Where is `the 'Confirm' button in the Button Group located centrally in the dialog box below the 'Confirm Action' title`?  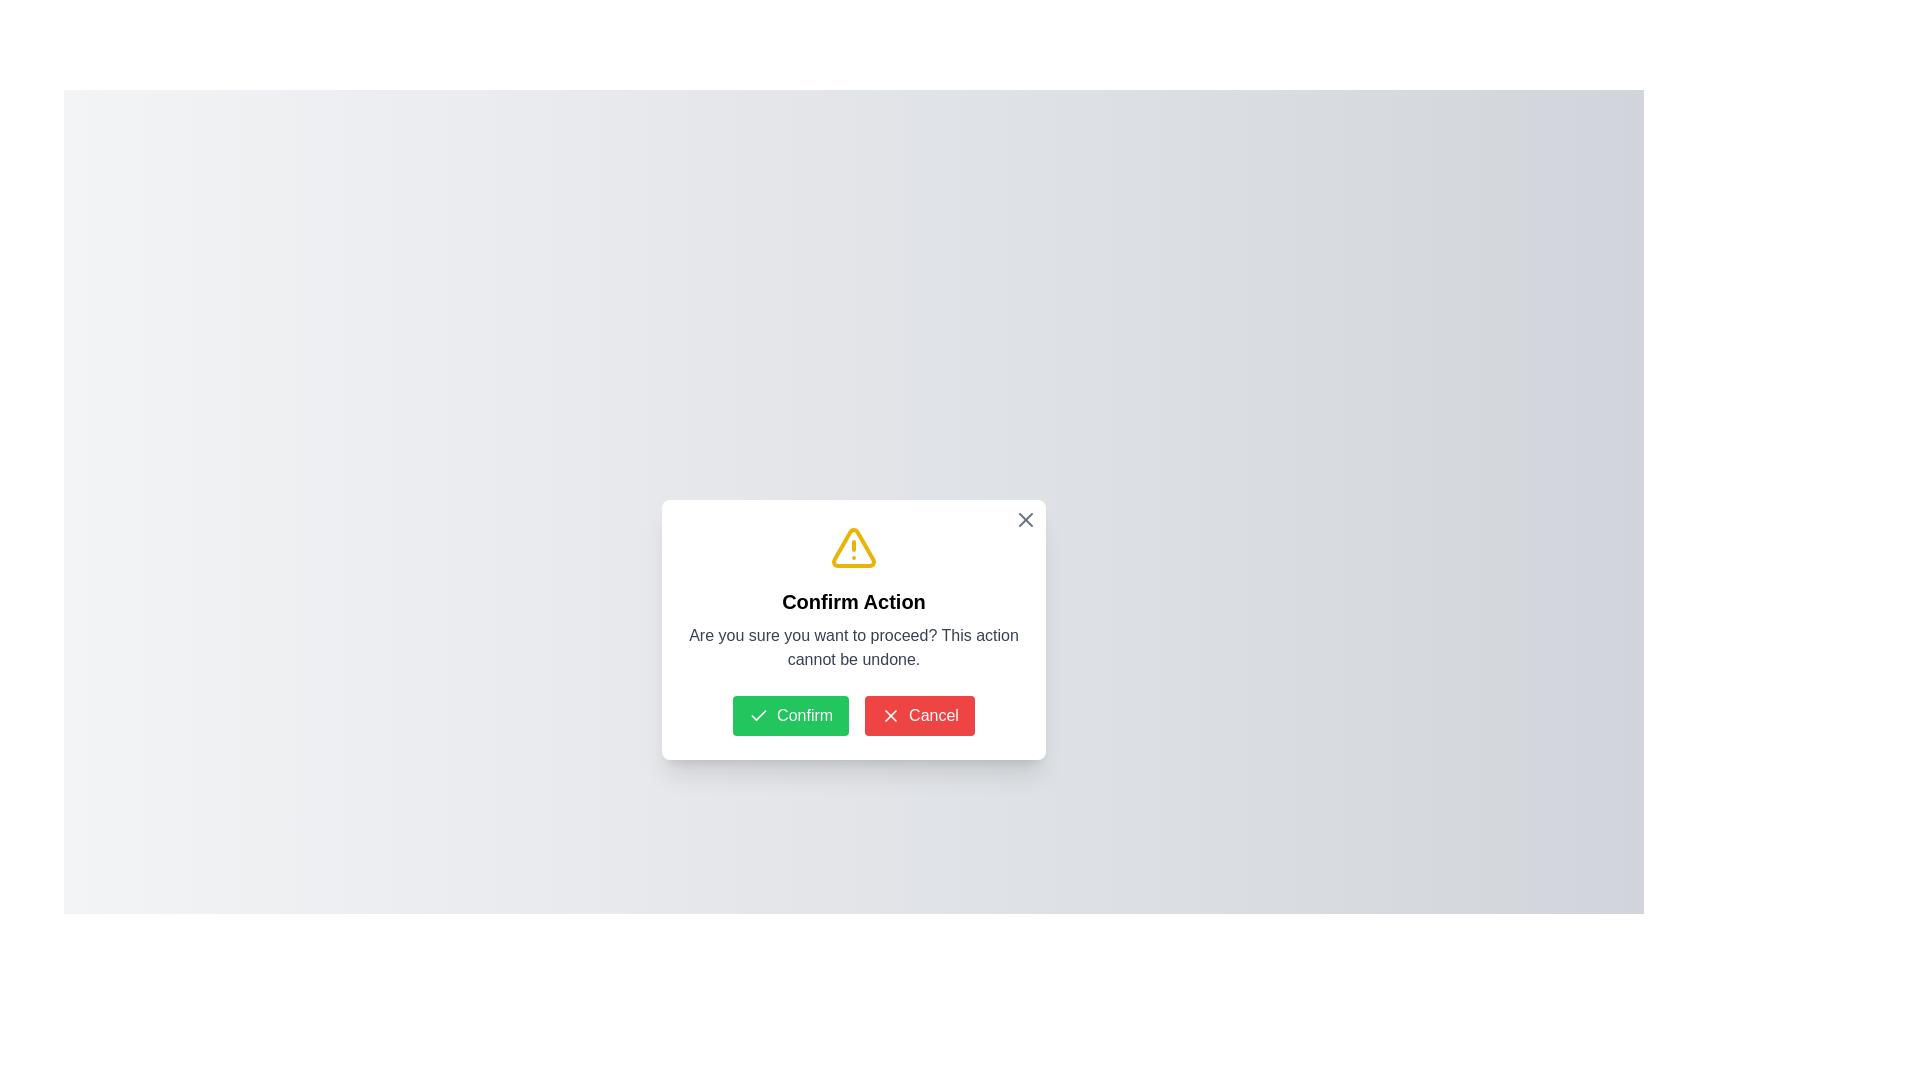
the 'Confirm' button in the Button Group located centrally in the dialog box below the 'Confirm Action' title is located at coordinates (854, 715).